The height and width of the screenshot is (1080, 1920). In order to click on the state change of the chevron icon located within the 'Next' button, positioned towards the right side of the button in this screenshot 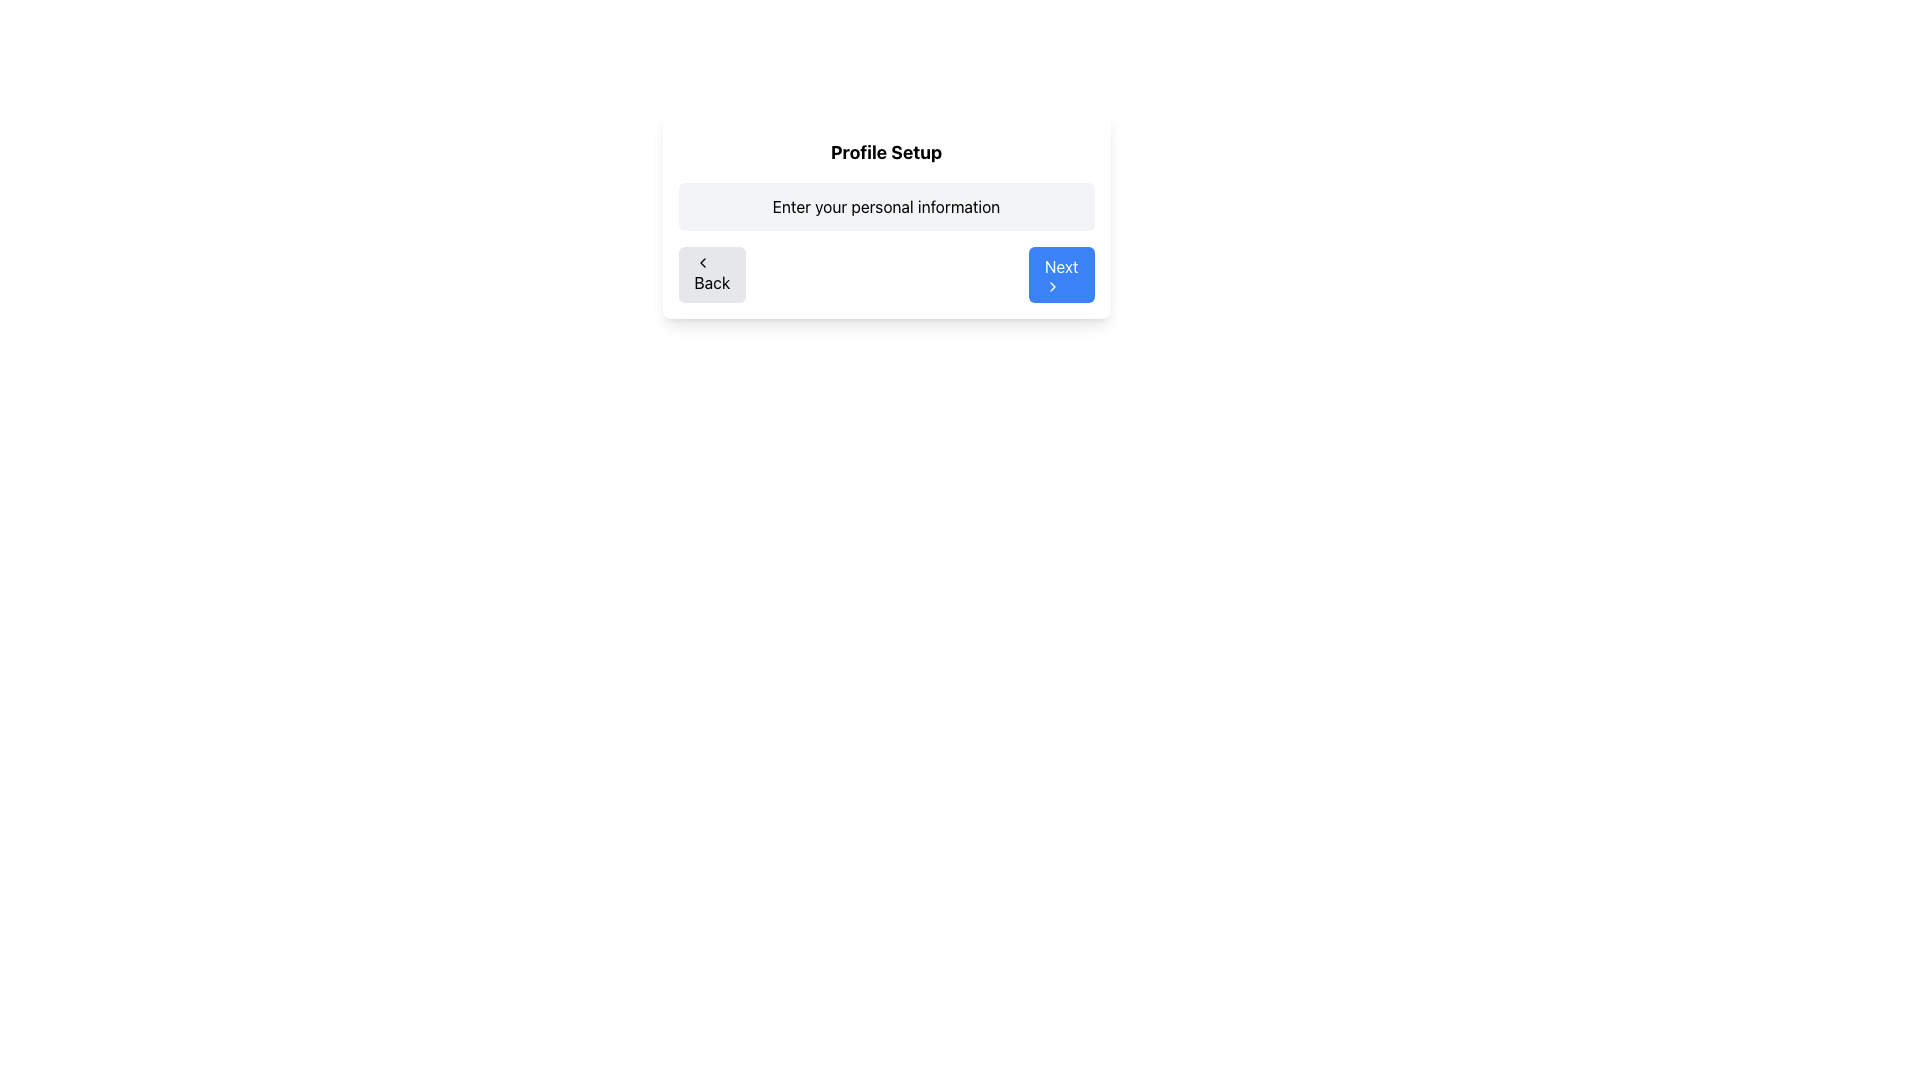, I will do `click(1051, 286)`.